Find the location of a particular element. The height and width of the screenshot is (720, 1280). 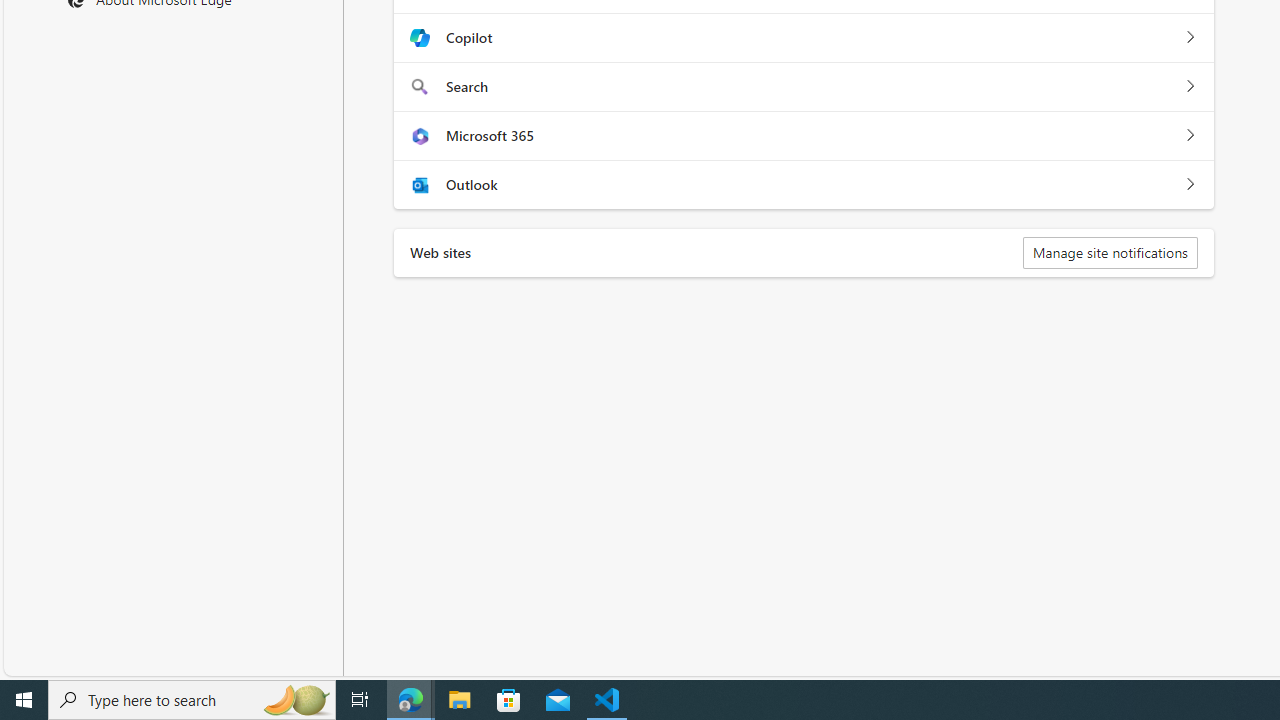

'Type here to search' is located at coordinates (192, 698).